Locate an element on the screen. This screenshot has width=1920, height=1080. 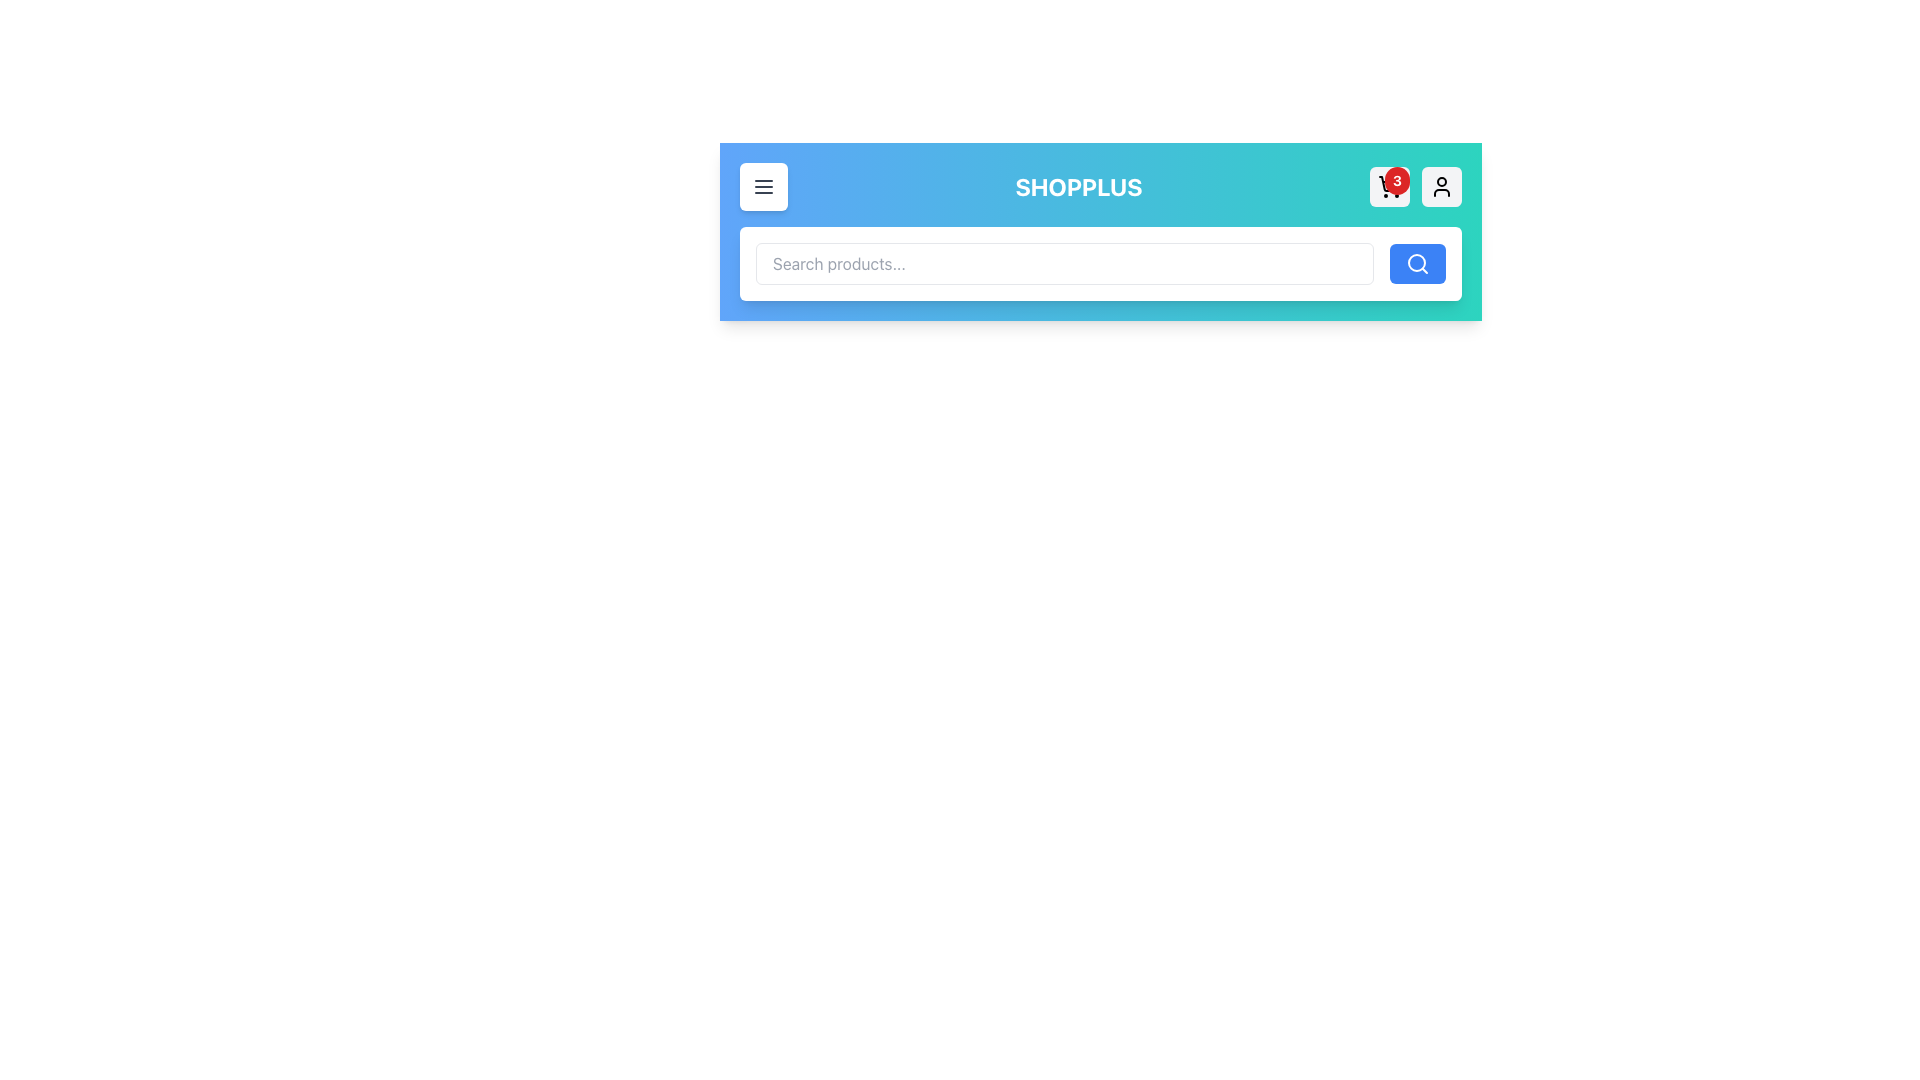
the search box located in the Navigation Bar at the top center of the application to input text is located at coordinates (1099, 309).